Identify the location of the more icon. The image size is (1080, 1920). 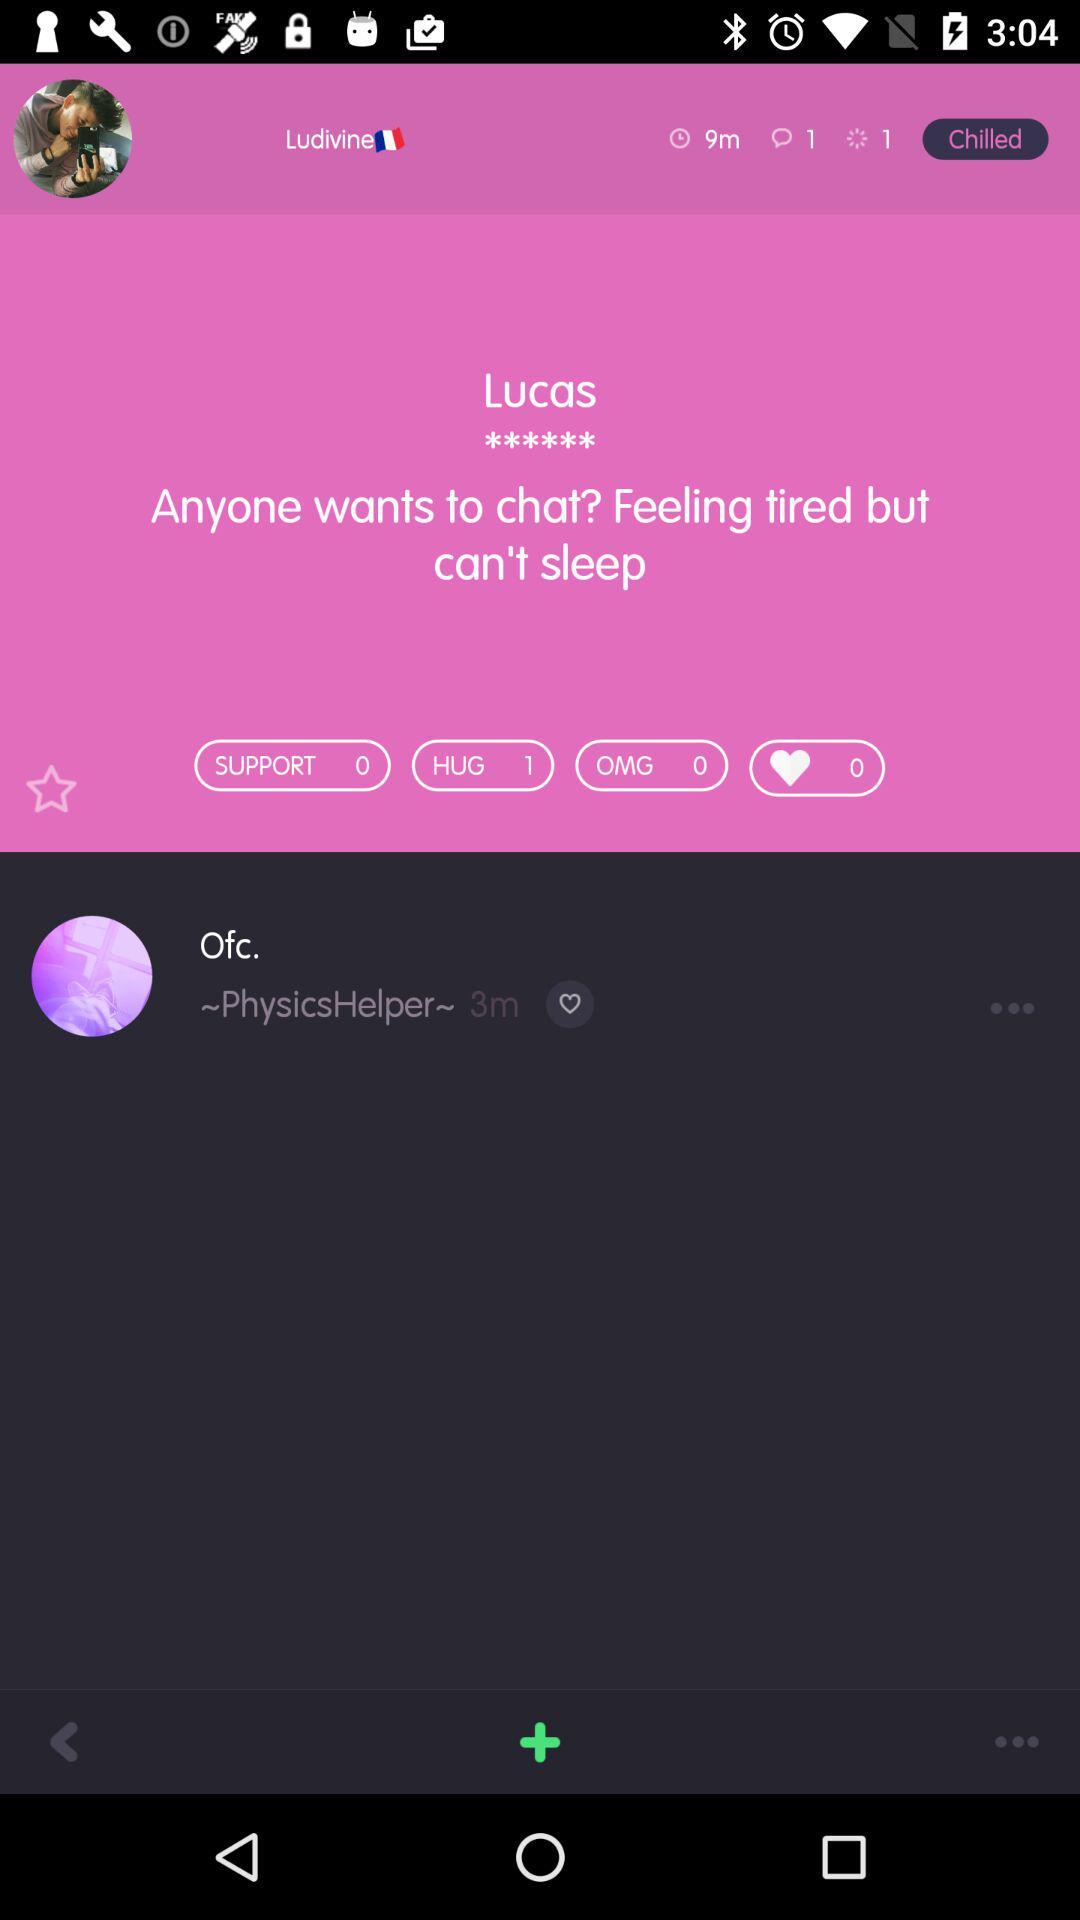
(1017, 1740).